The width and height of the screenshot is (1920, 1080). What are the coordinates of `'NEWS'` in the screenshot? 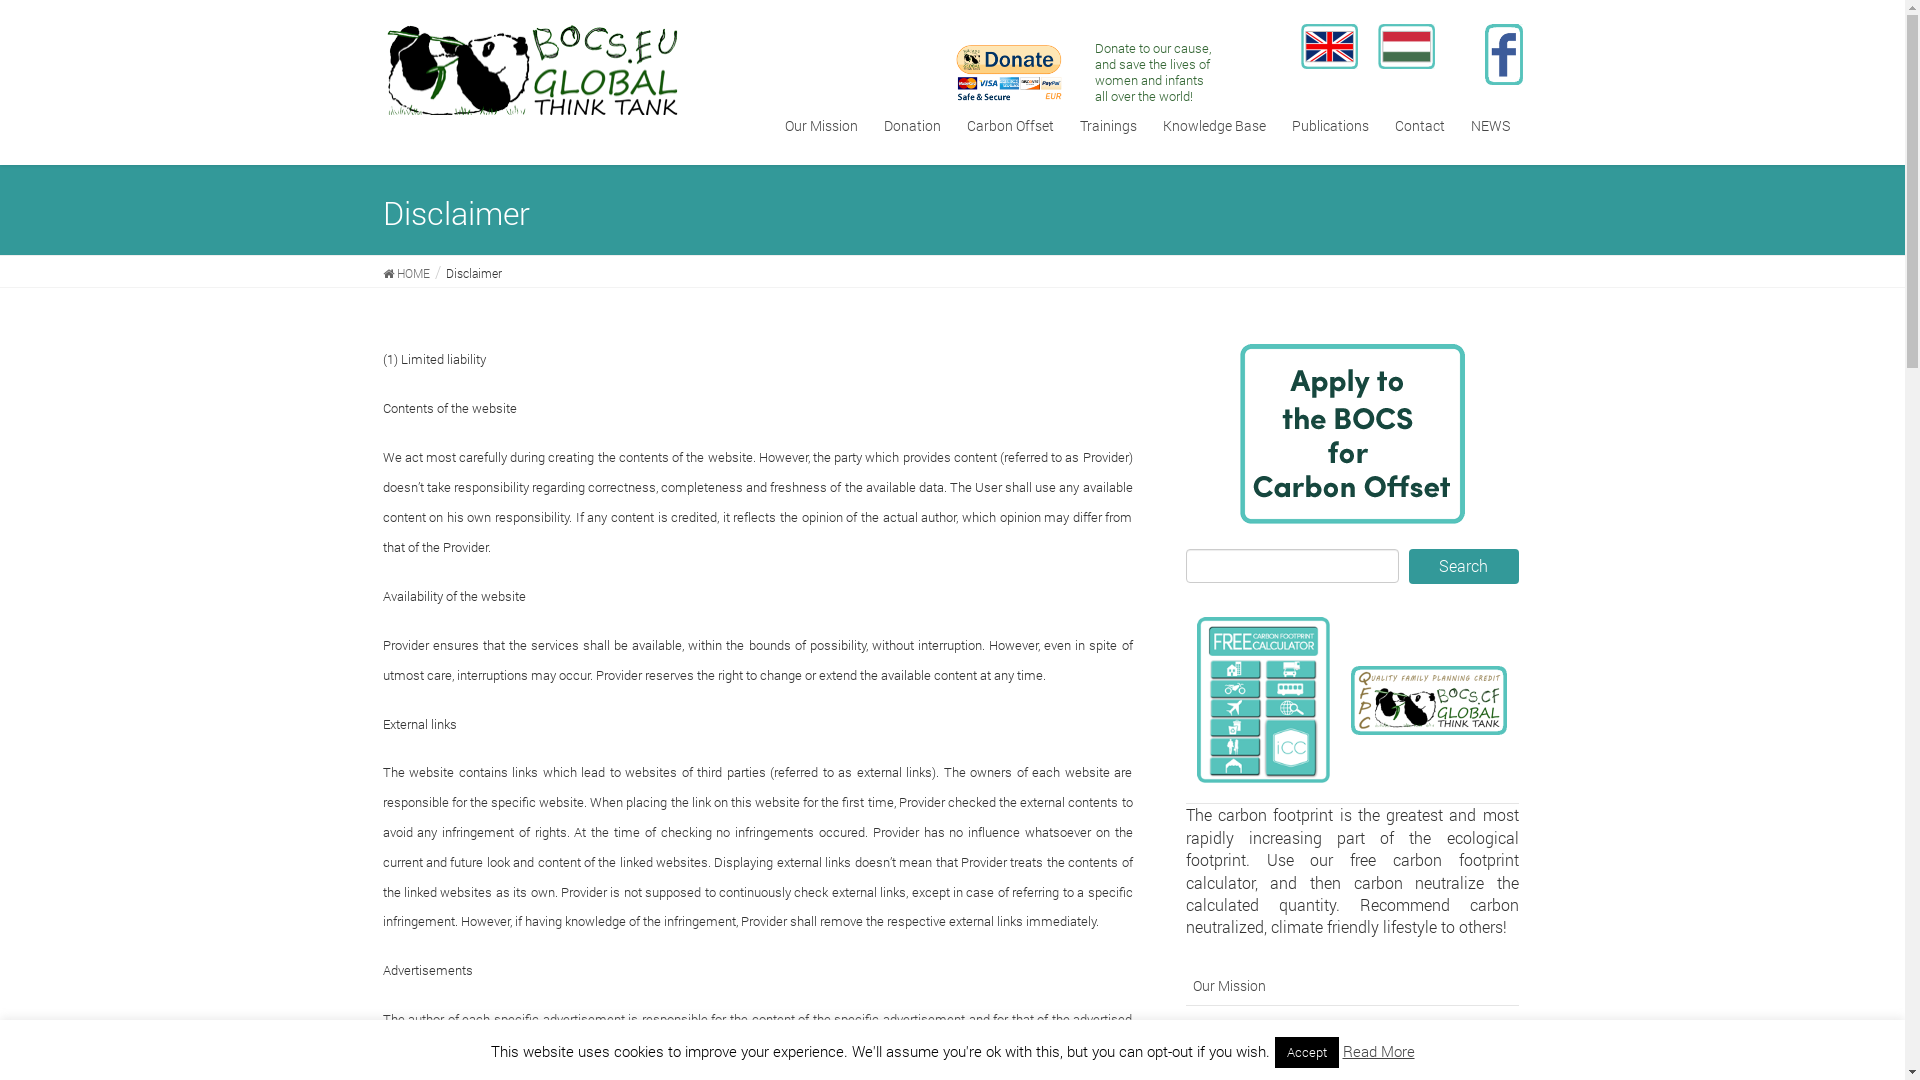 It's located at (1490, 125).